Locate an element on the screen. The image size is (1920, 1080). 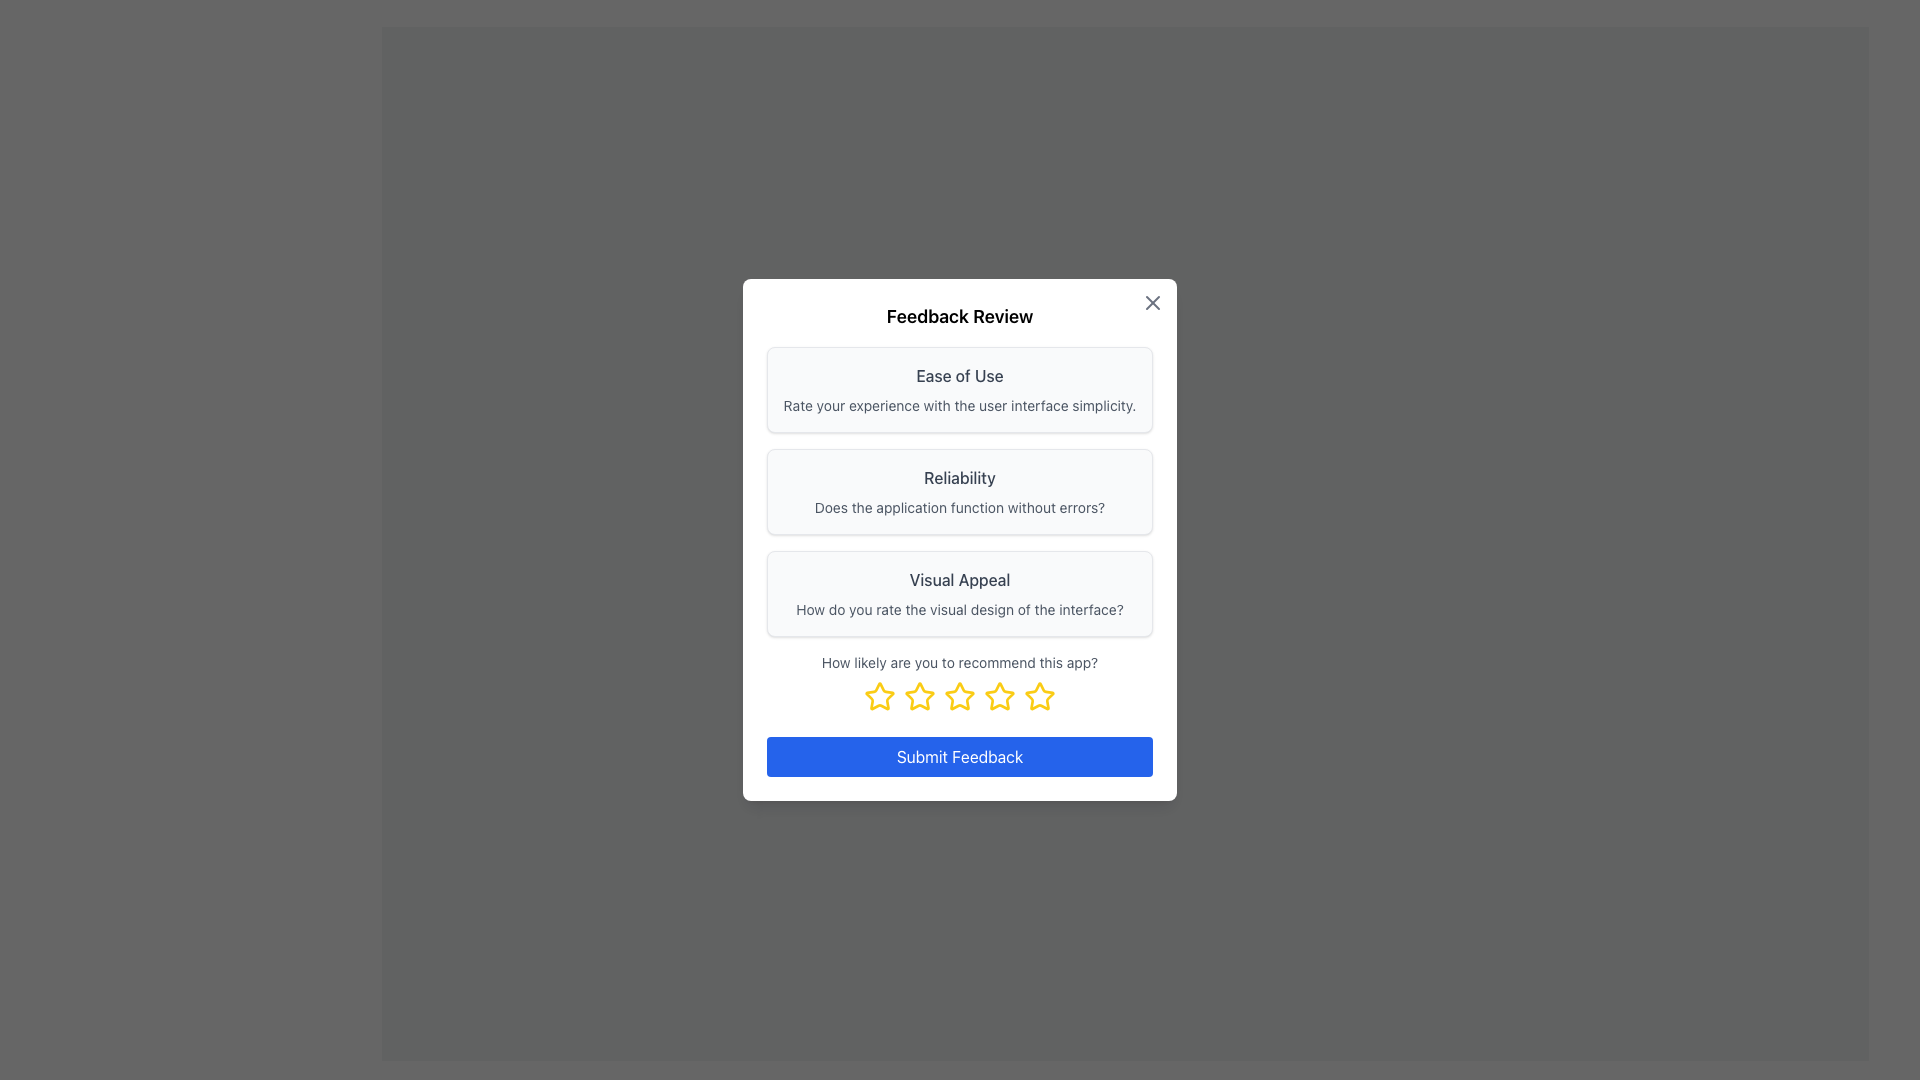
text label that says 'Rate your experience with the user interface simplicity.' located beneath the 'Ease of Use' section heading in the feedback review modal dialog is located at coordinates (960, 405).